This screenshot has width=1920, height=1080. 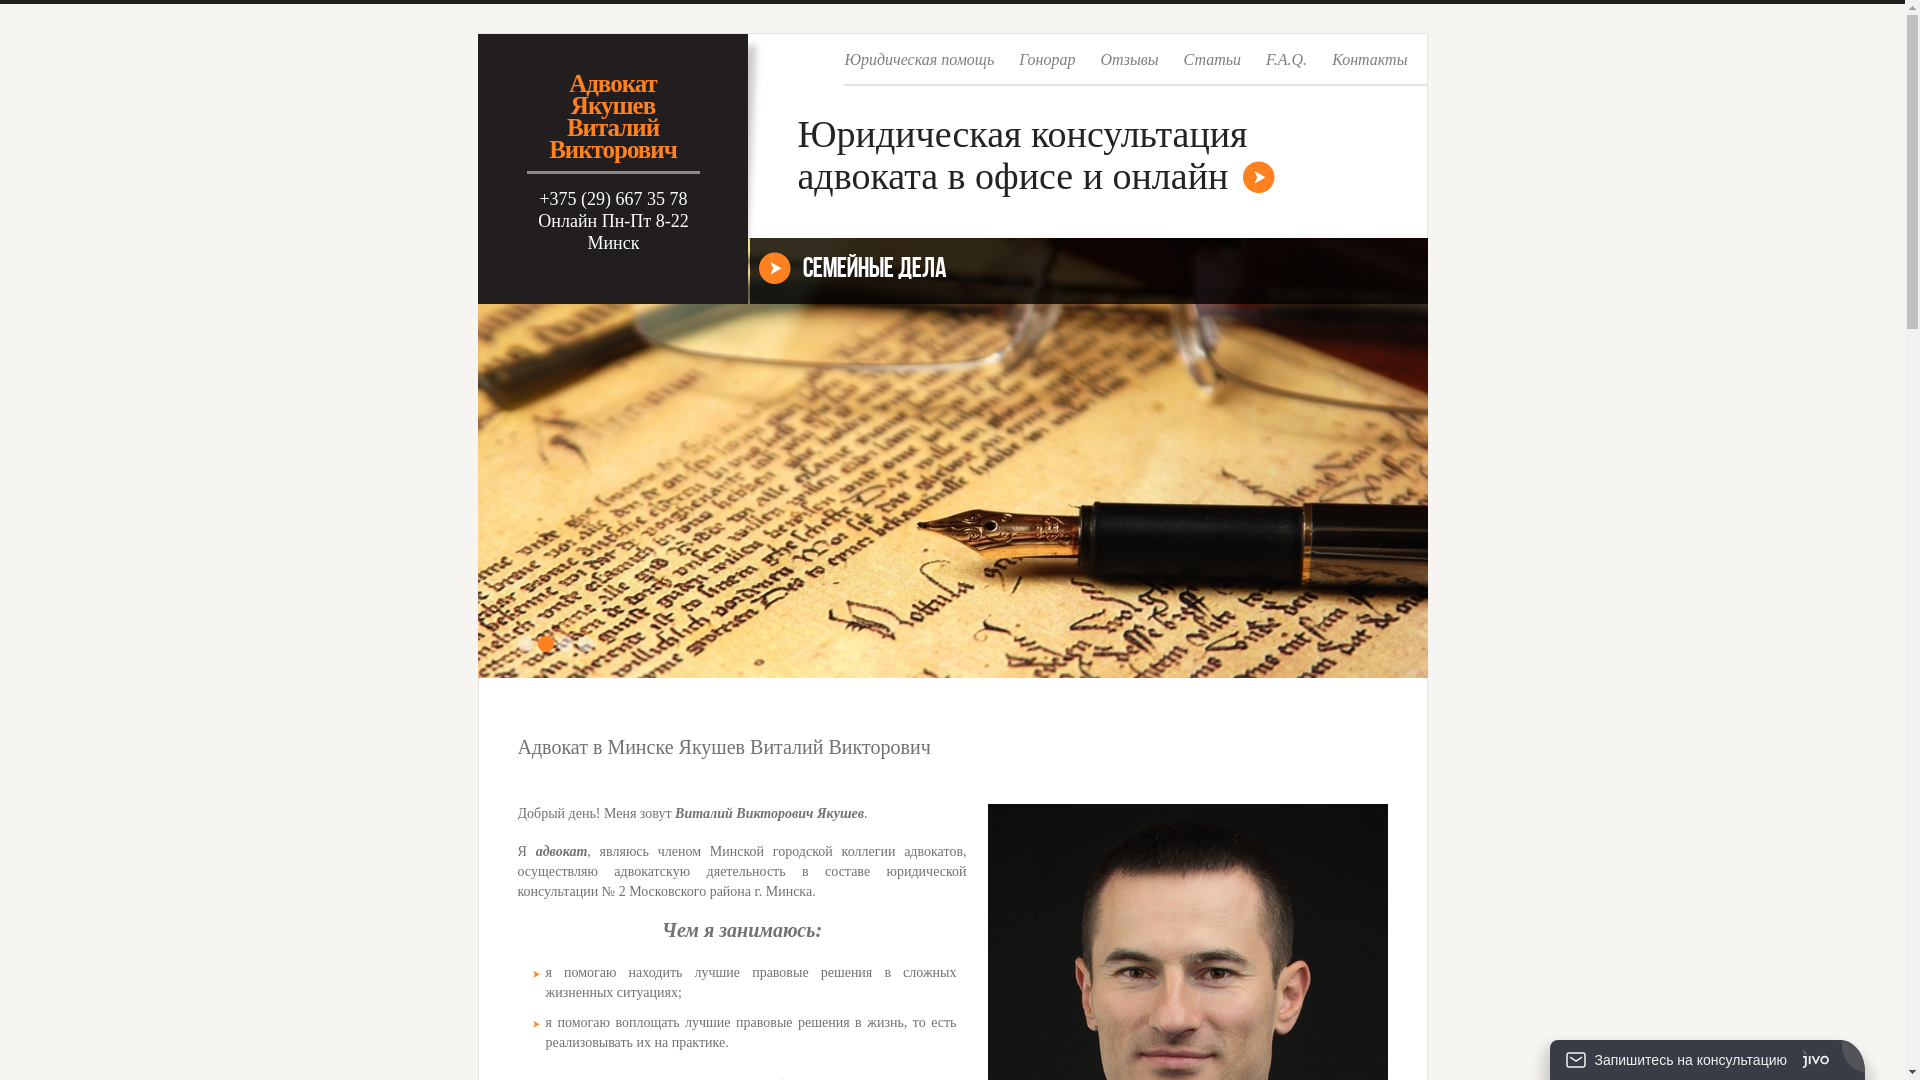 What do you see at coordinates (584, 644) in the screenshot?
I see `'4'` at bounding box center [584, 644].